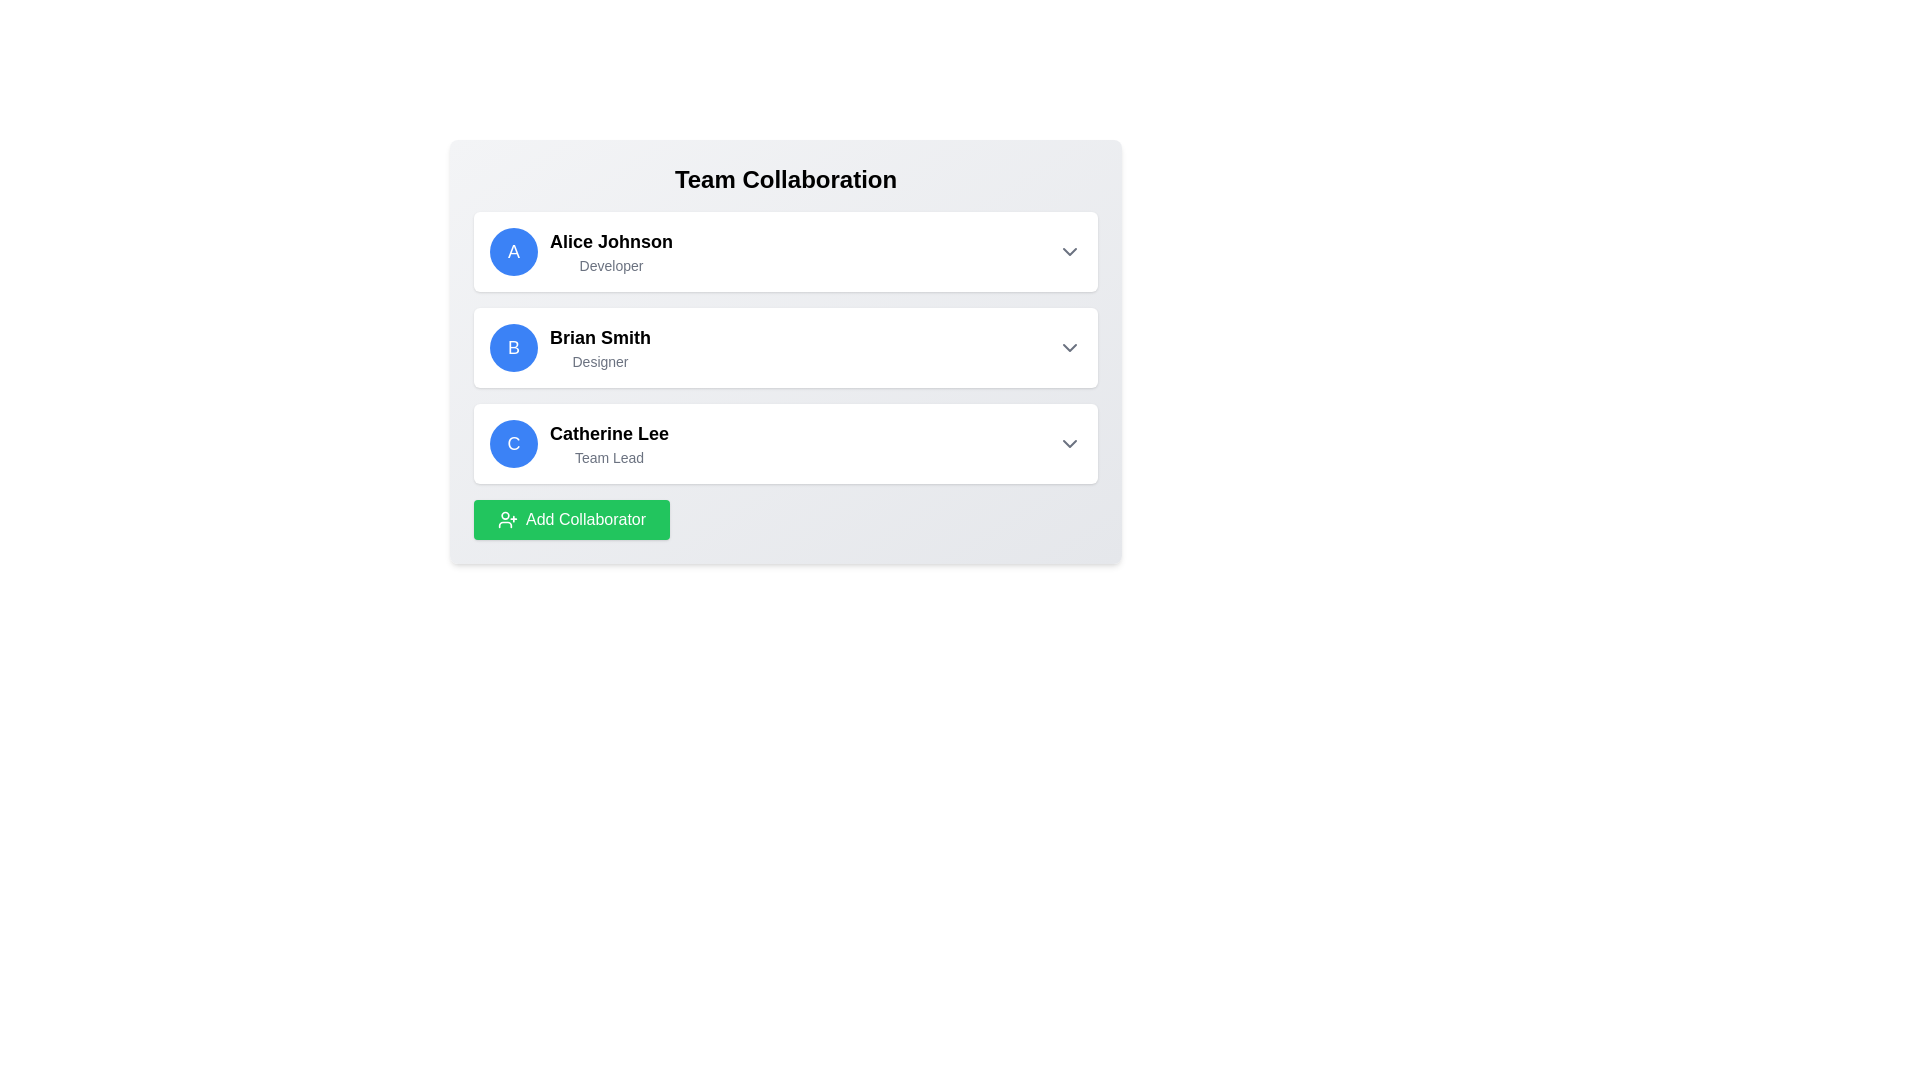 The width and height of the screenshot is (1920, 1080). Describe the element at coordinates (513, 346) in the screenshot. I see `the Avatar element, which serves as a visual identifier for the user and is located on the left side of the horizontal layout, to possibly view details or perform an action` at that location.